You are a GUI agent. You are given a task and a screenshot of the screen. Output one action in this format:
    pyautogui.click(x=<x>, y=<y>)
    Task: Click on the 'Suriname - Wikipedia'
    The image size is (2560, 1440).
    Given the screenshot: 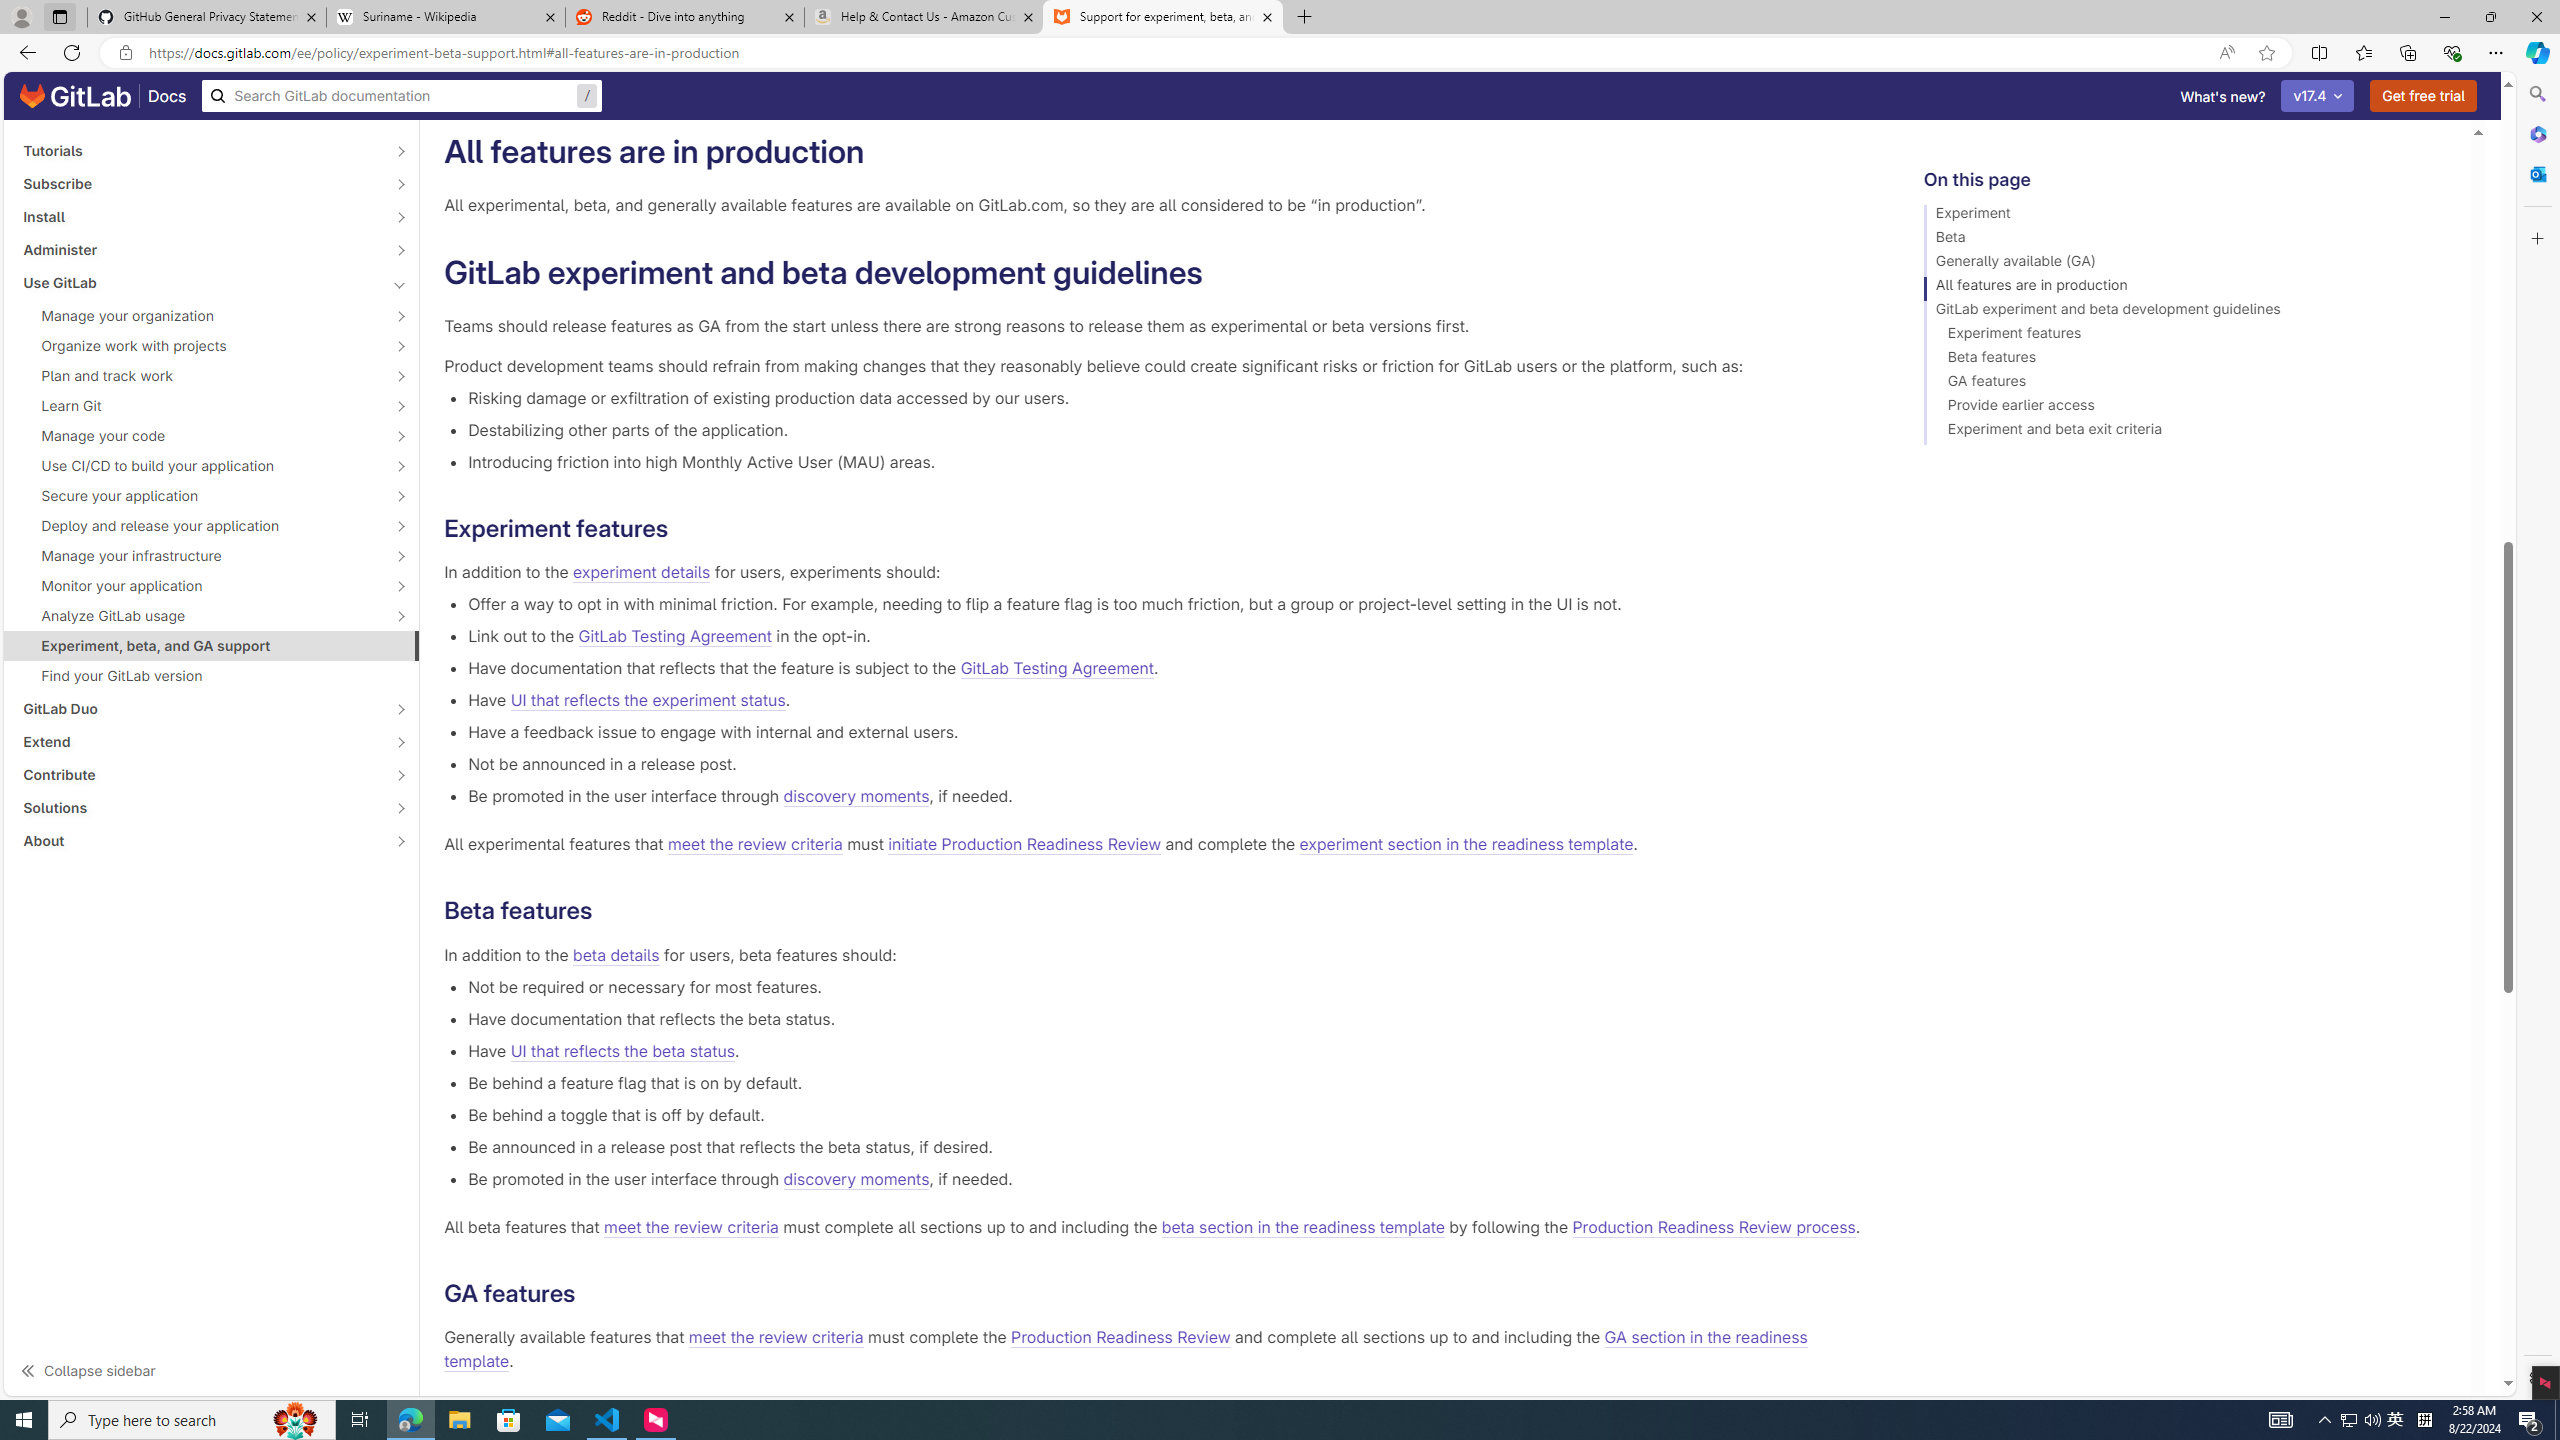 What is the action you would take?
    pyautogui.click(x=444, y=16)
    